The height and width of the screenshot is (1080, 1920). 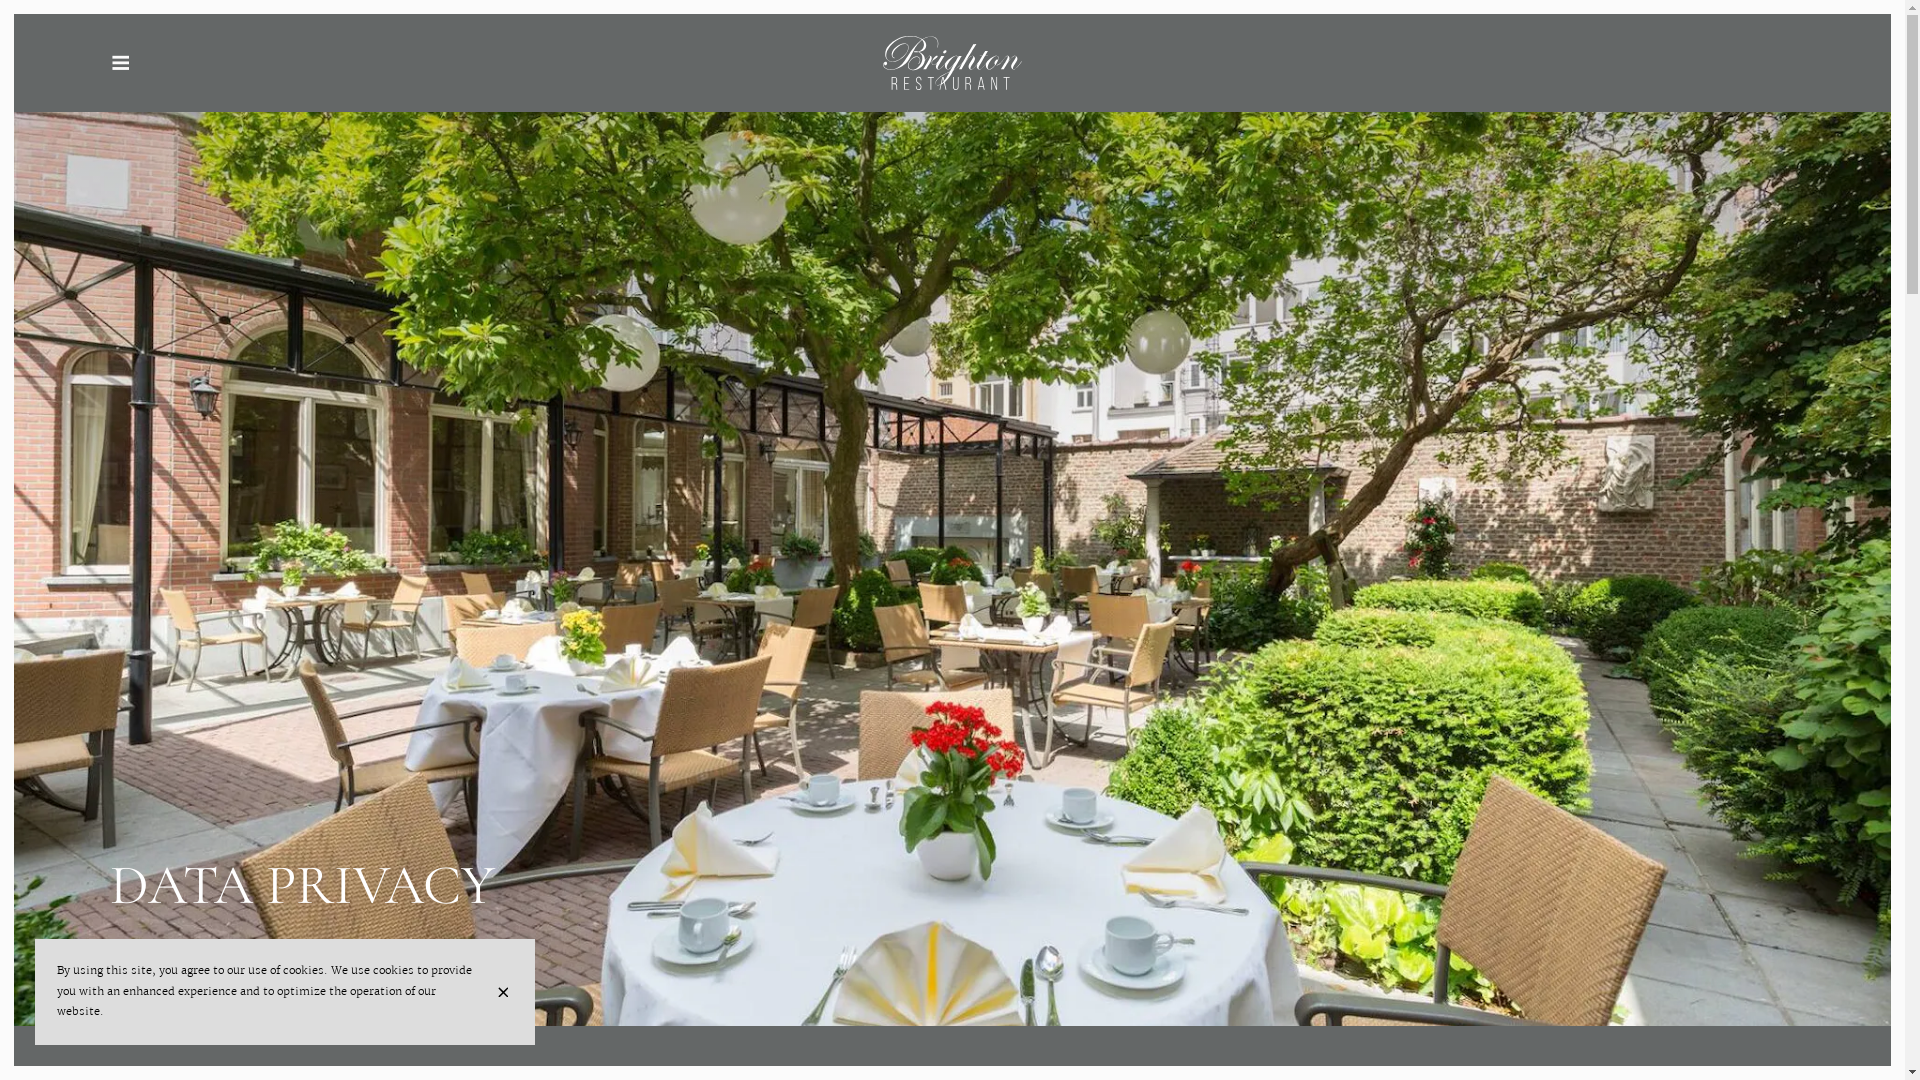 What do you see at coordinates (505, 991) in the screenshot?
I see `'Close the cookie information banner'` at bounding box center [505, 991].